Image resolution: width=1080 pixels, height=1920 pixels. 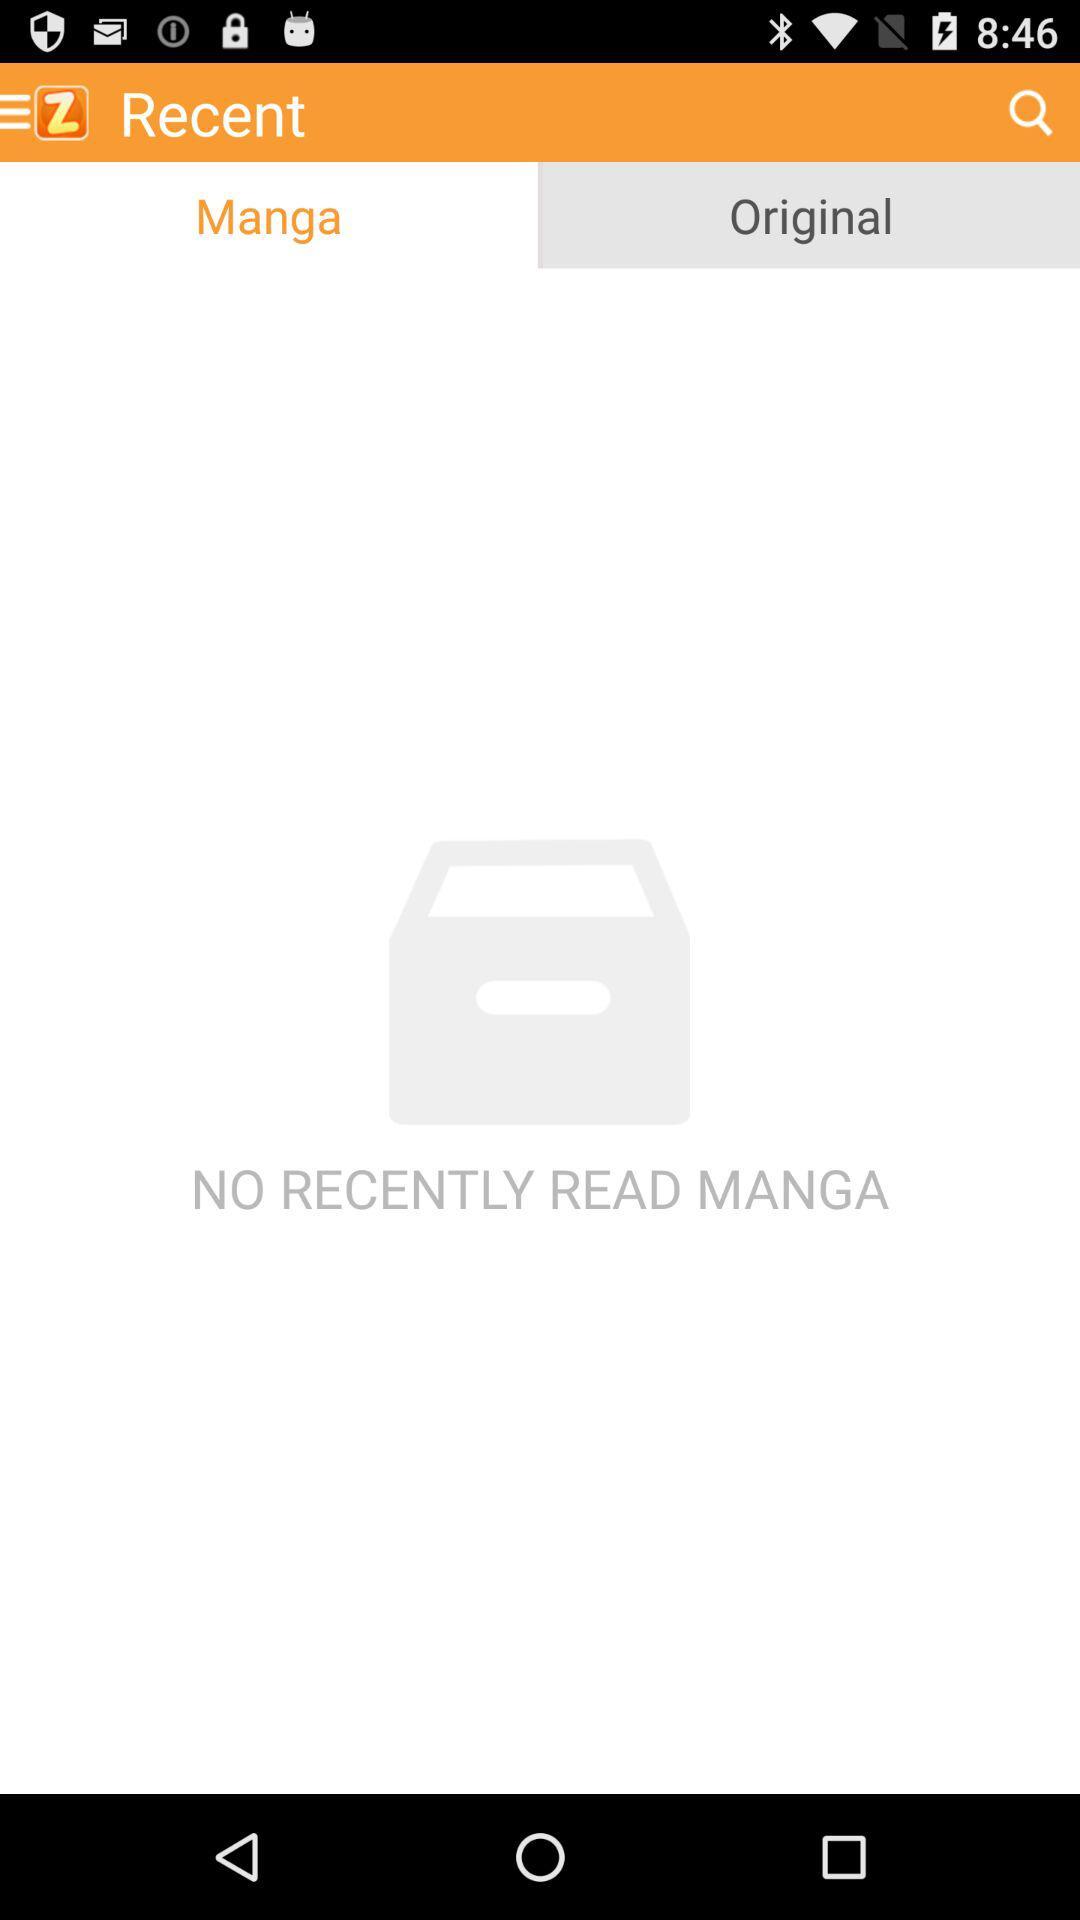 I want to click on icon above manga, so click(x=51, y=111).